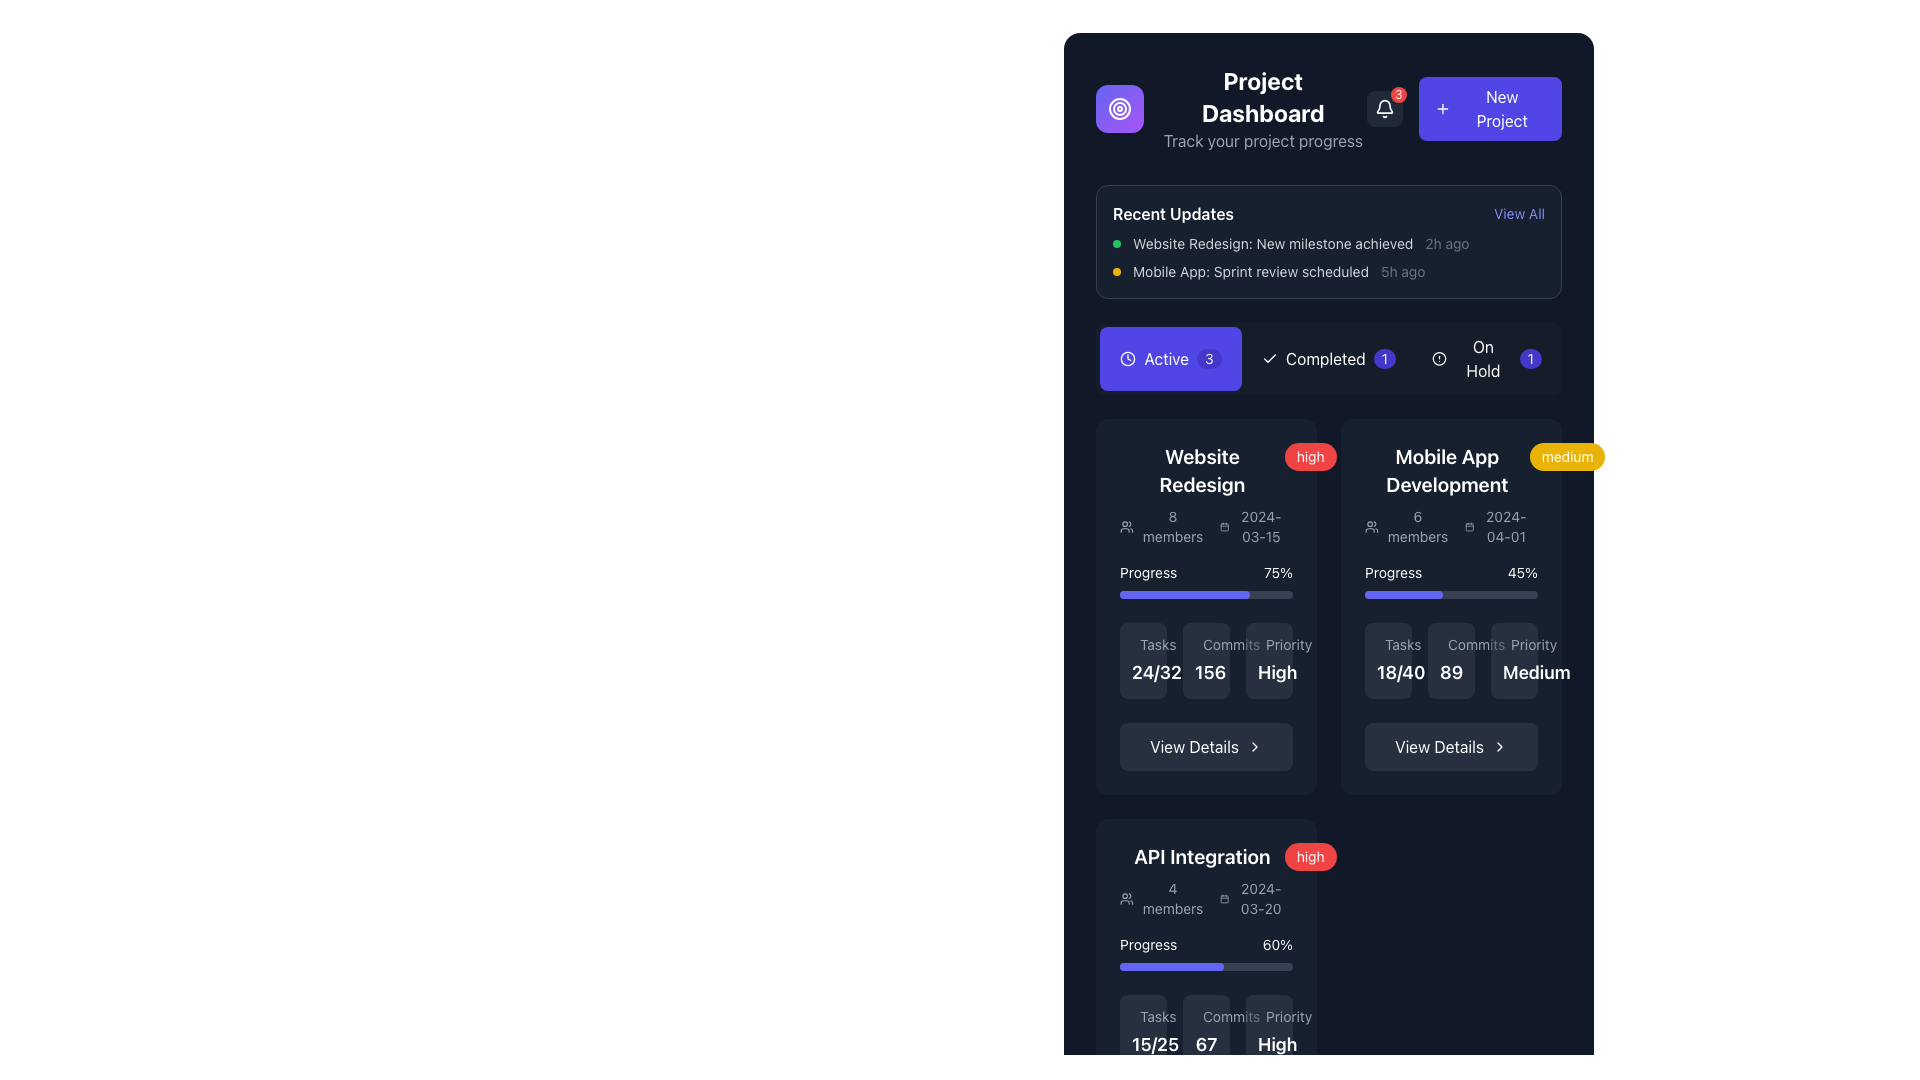 The image size is (1920, 1080). I want to click on the 'API Integration' text label, so click(1201, 855).